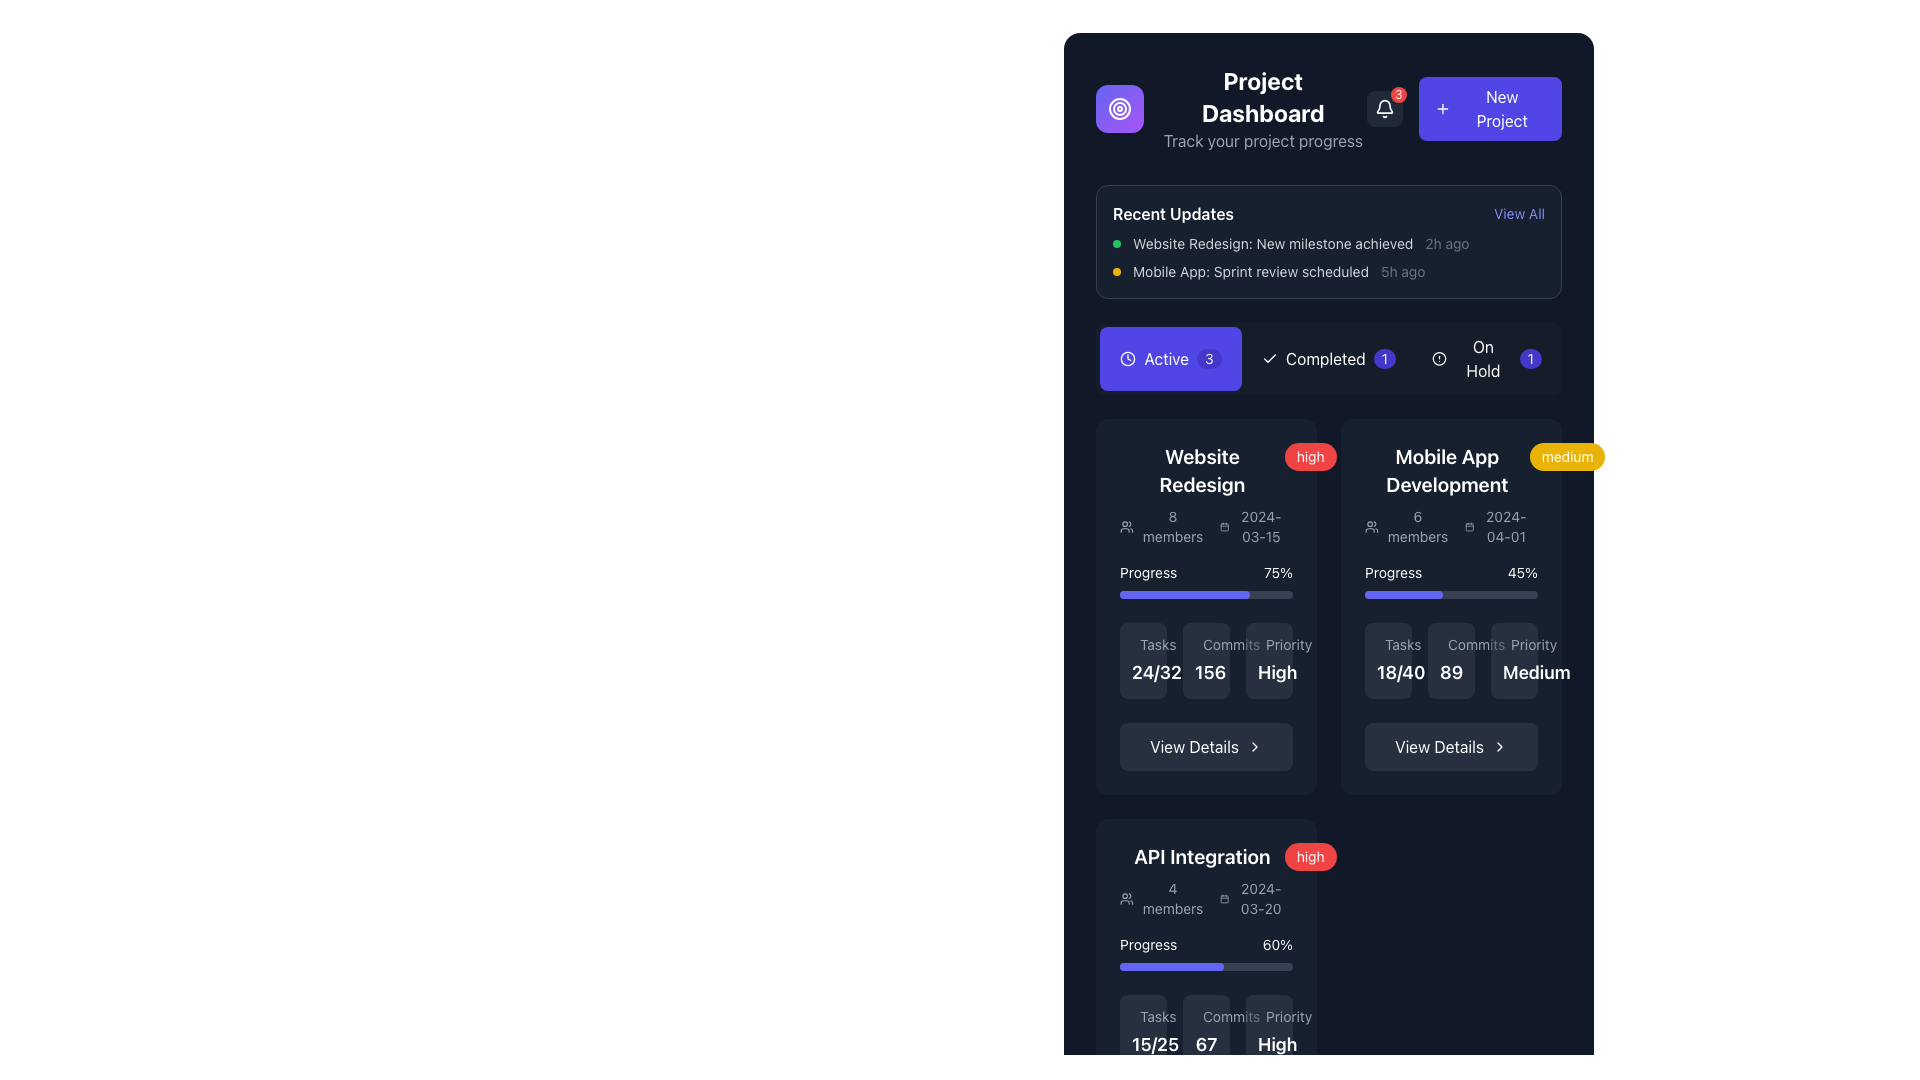 The image size is (1920, 1080). I want to click on the 'API Integration' text label, so click(1201, 855).